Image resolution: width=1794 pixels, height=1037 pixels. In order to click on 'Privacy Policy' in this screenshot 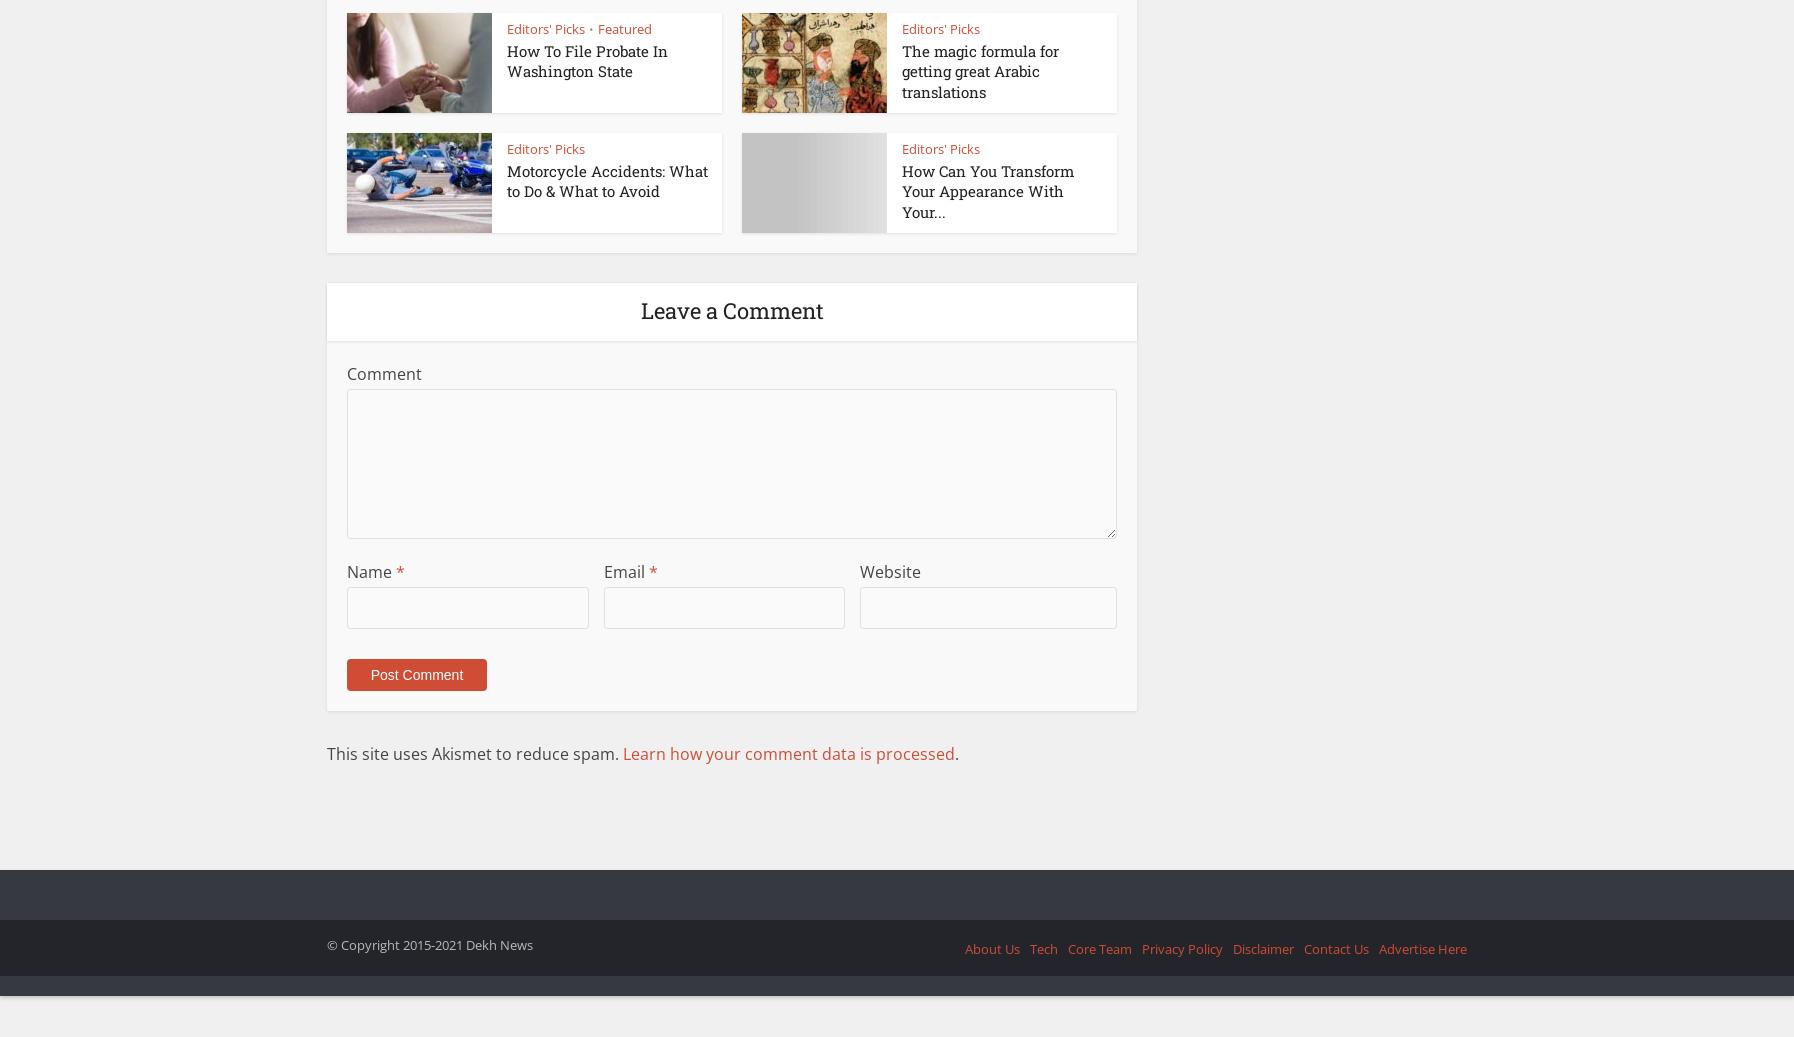, I will do `click(1181, 948)`.